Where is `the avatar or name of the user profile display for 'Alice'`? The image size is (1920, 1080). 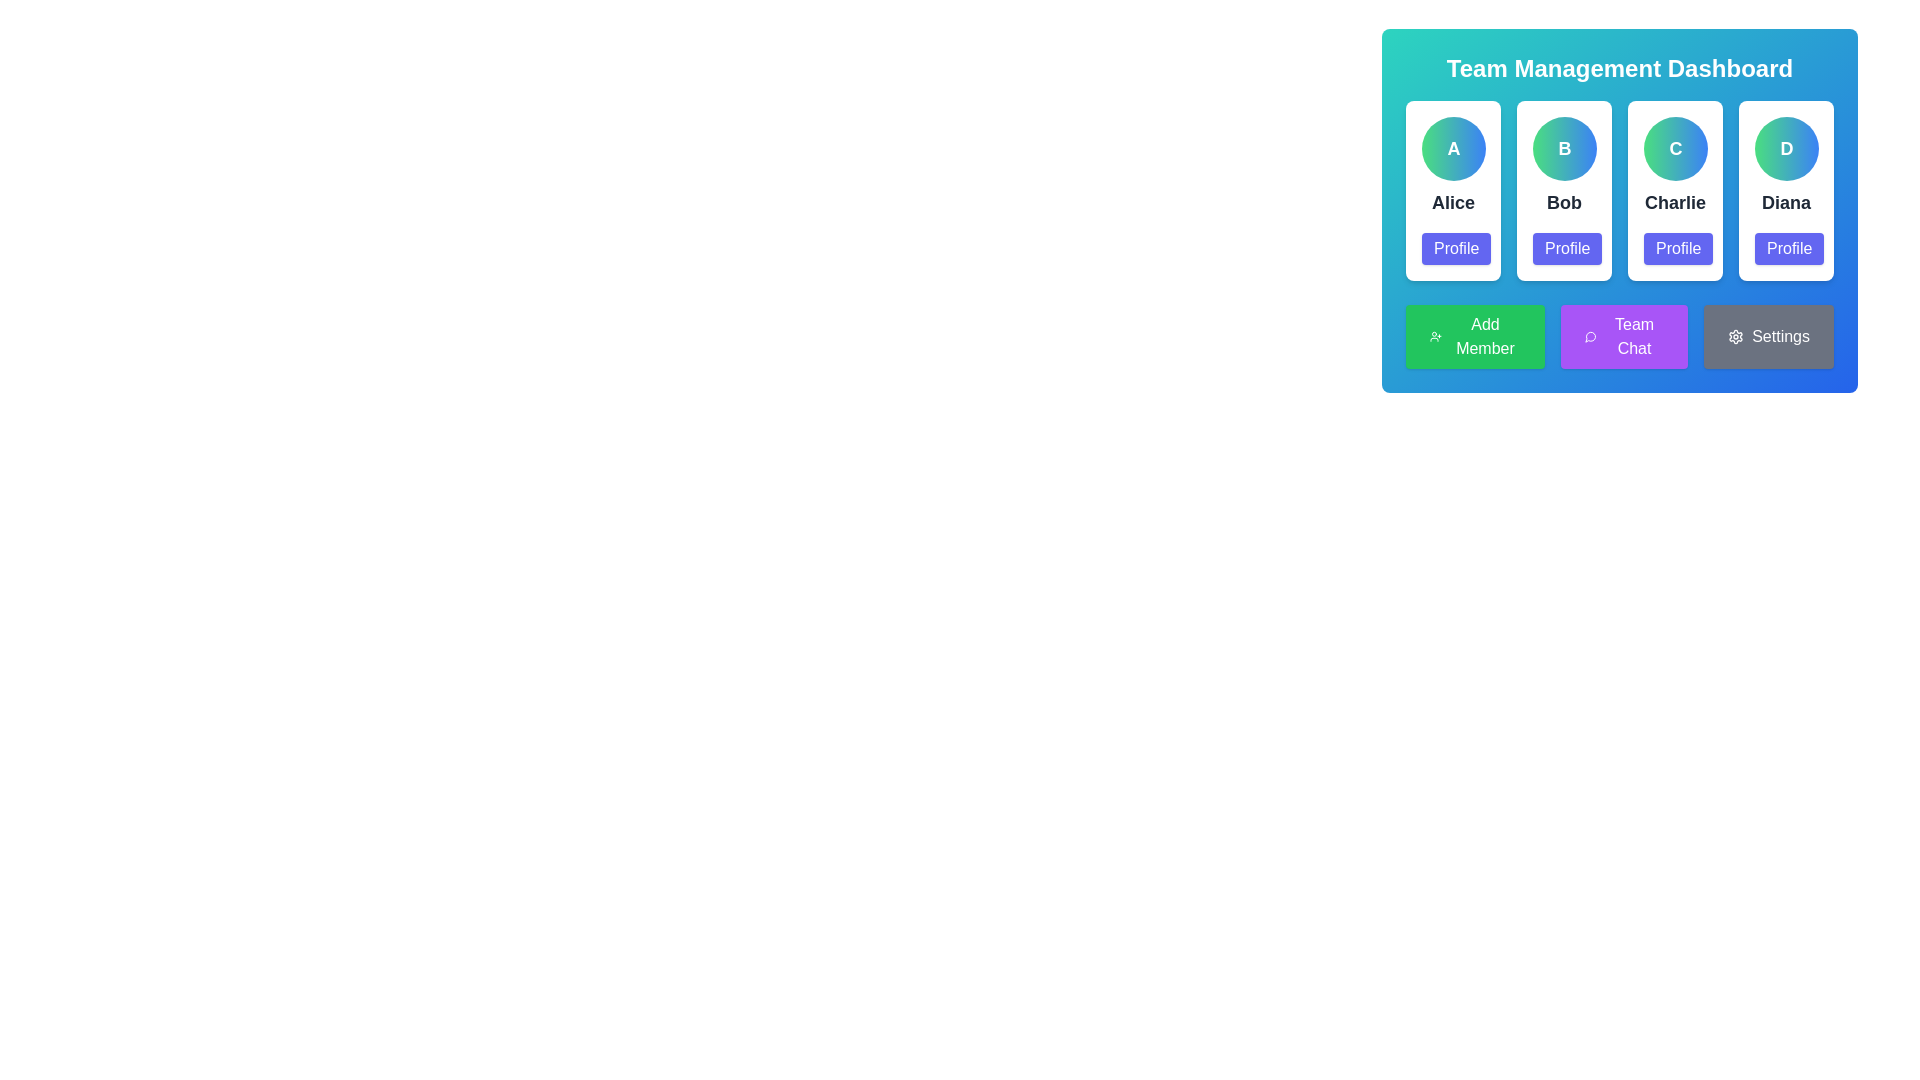 the avatar or name of the user profile display for 'Alice' is located at coordinates (1453, 191).